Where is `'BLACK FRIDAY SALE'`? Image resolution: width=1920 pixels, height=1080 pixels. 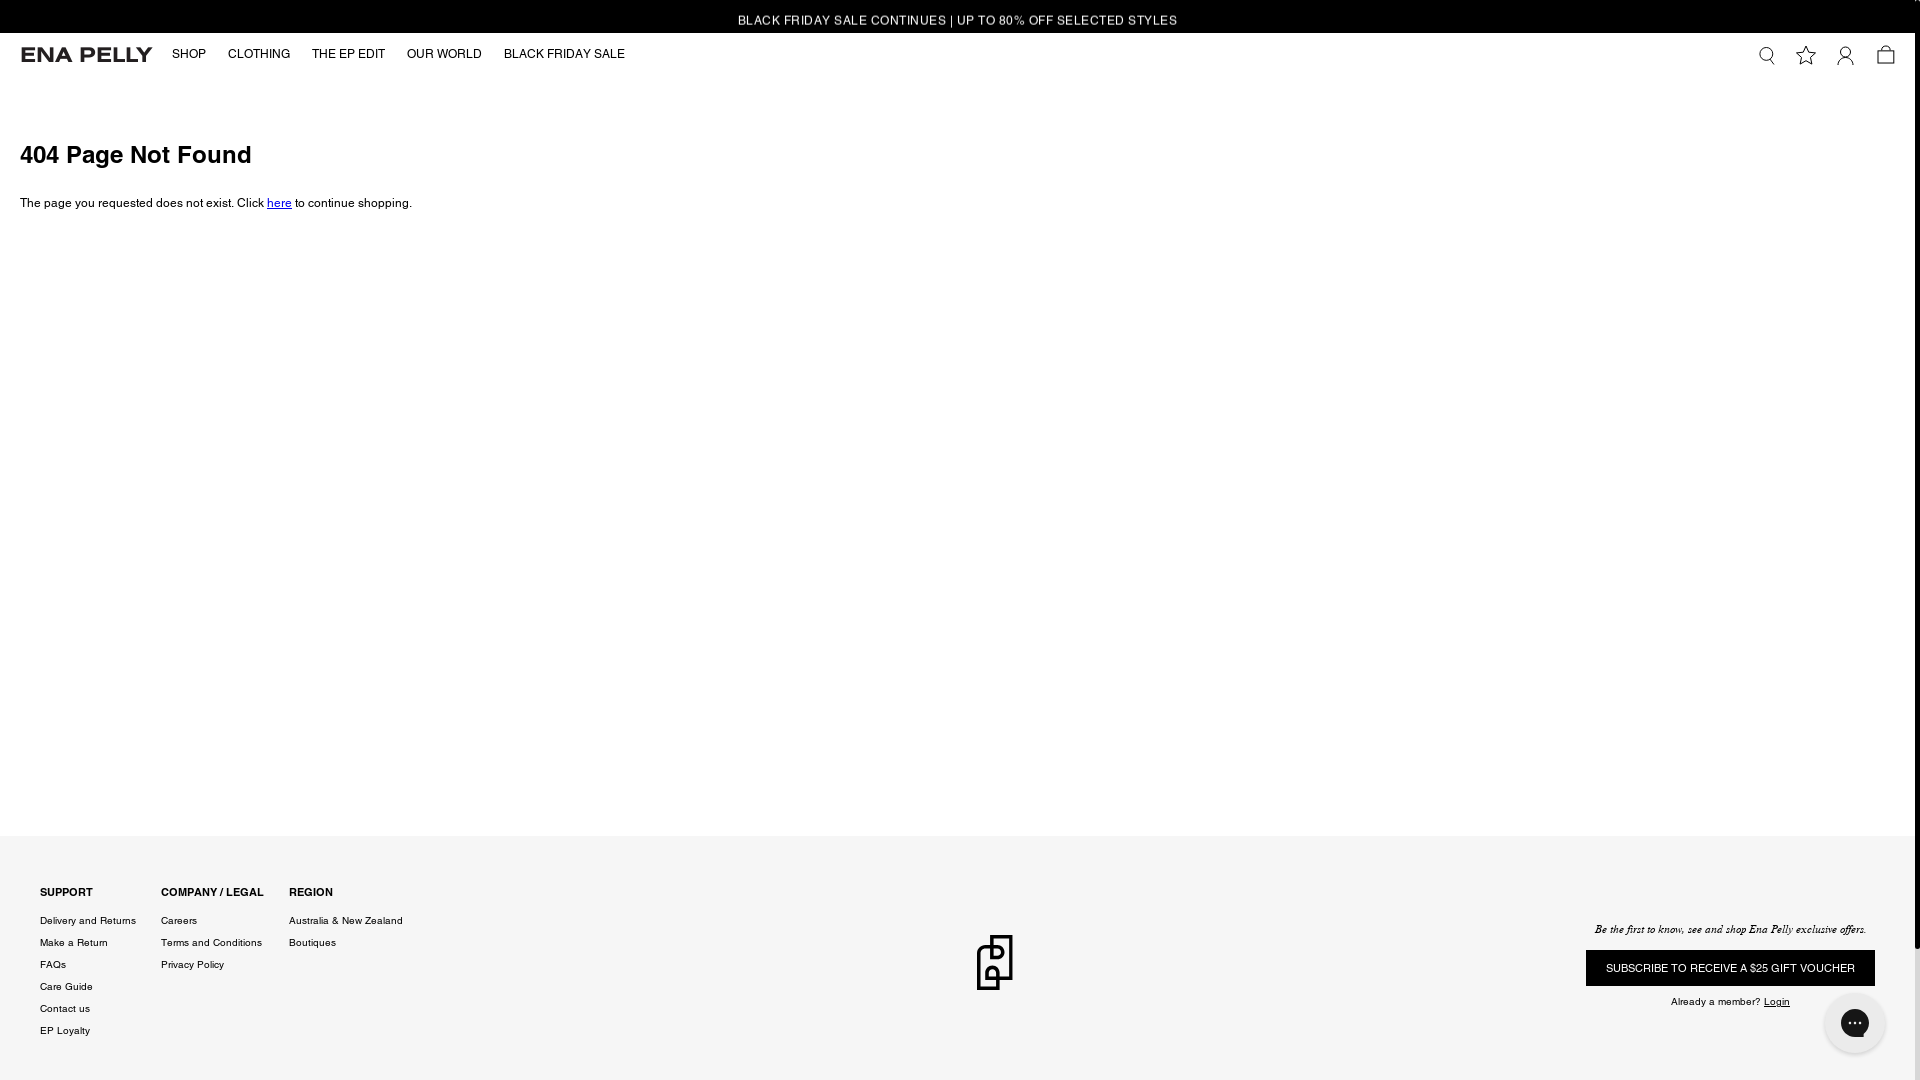
'BLACK FRIDAY SALE' is located at coordinates (504, 53).